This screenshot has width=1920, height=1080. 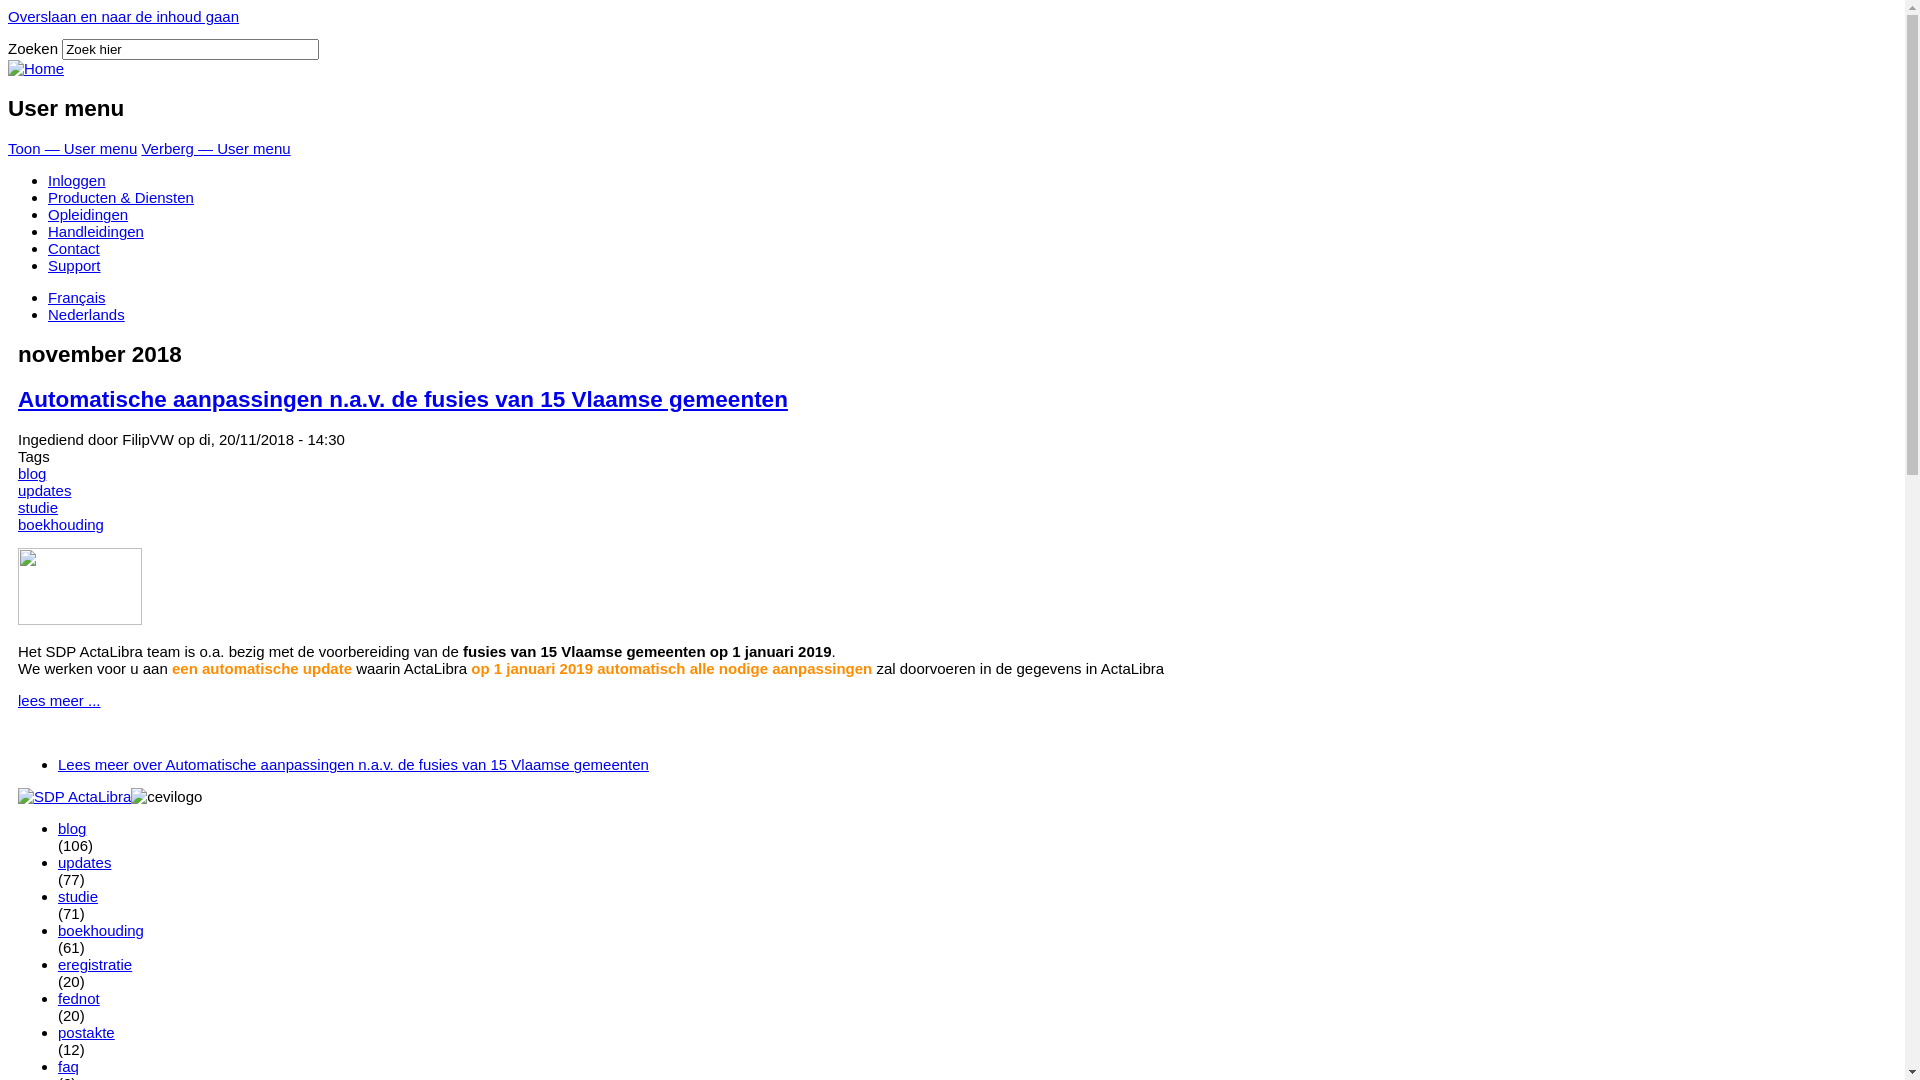 I want to click on 'blog', so click(x=72, y=828).